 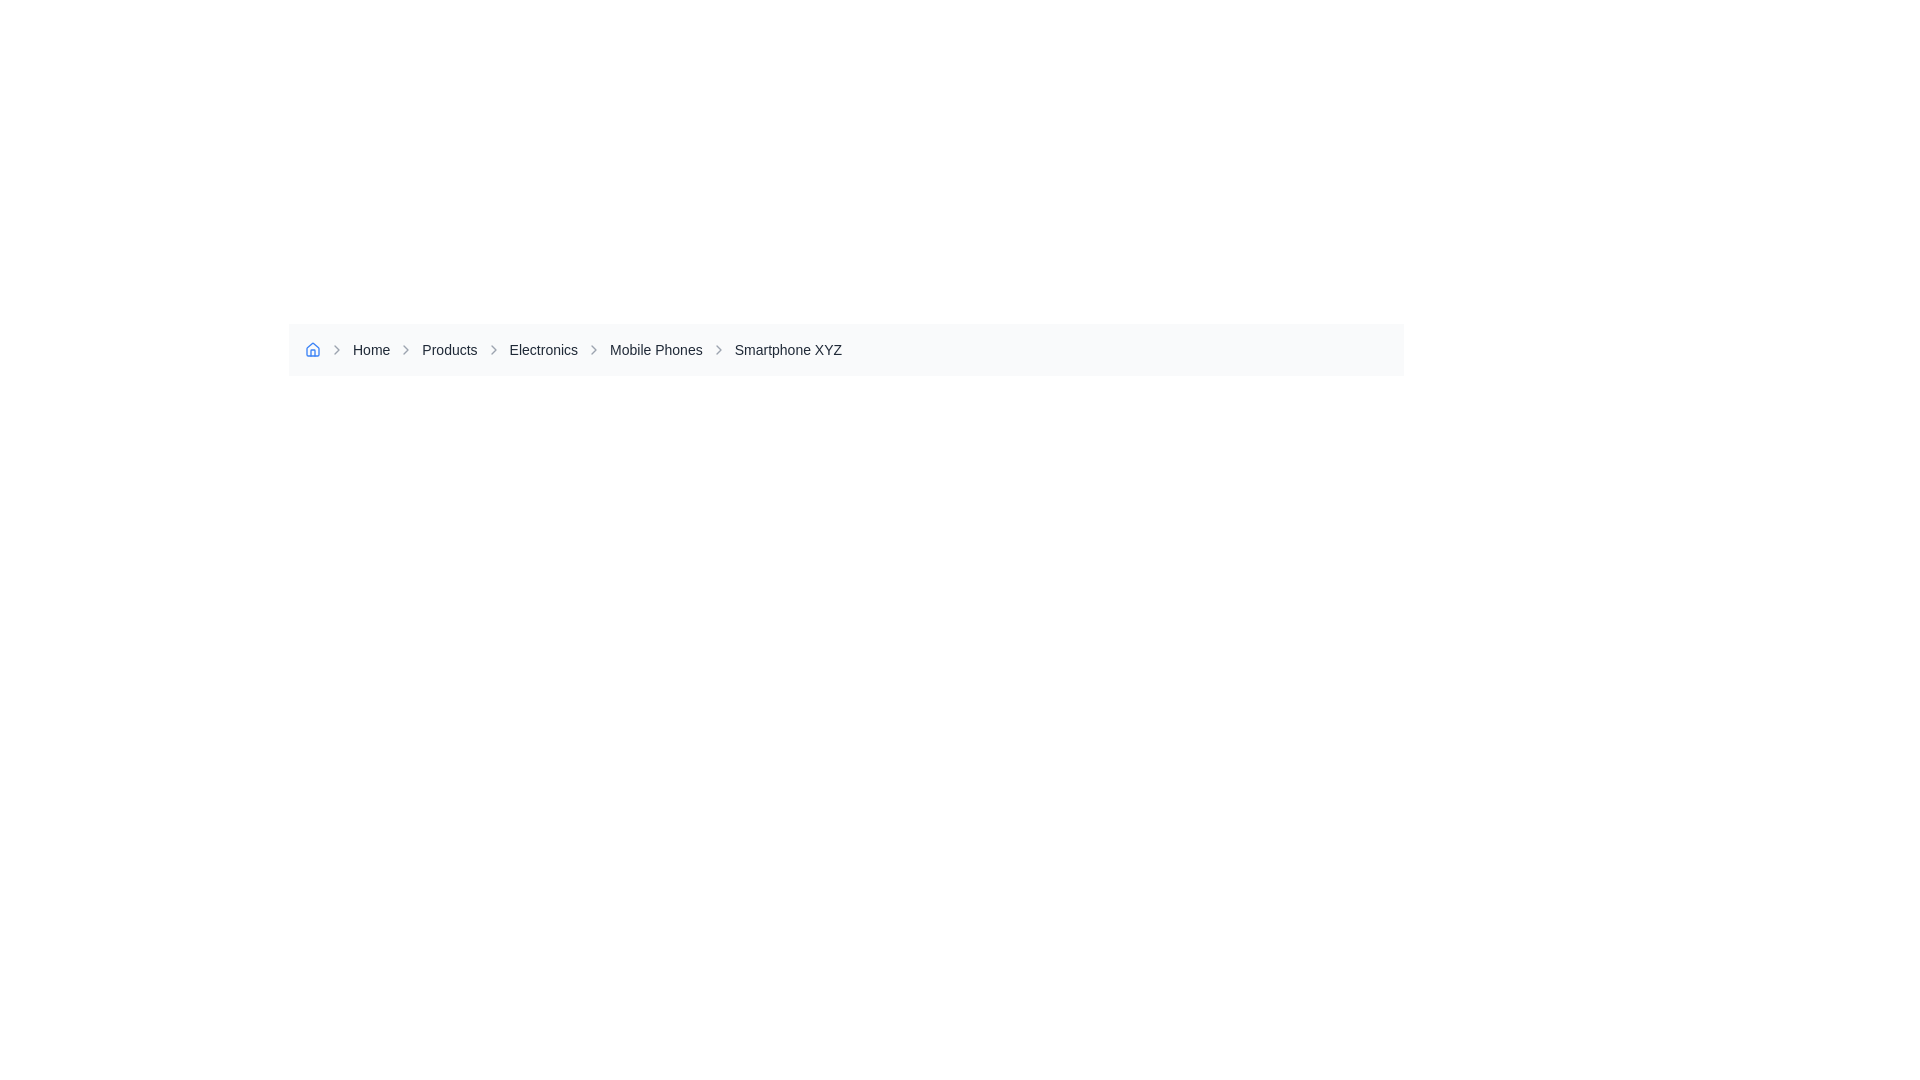 I want to click on the graphic chevron icon in the breadcrumb navigation bar, located to the left of 'Smartphone XYZ', which serves as a visual delimiter between breadcrumb items, so click(x=718, y=349).